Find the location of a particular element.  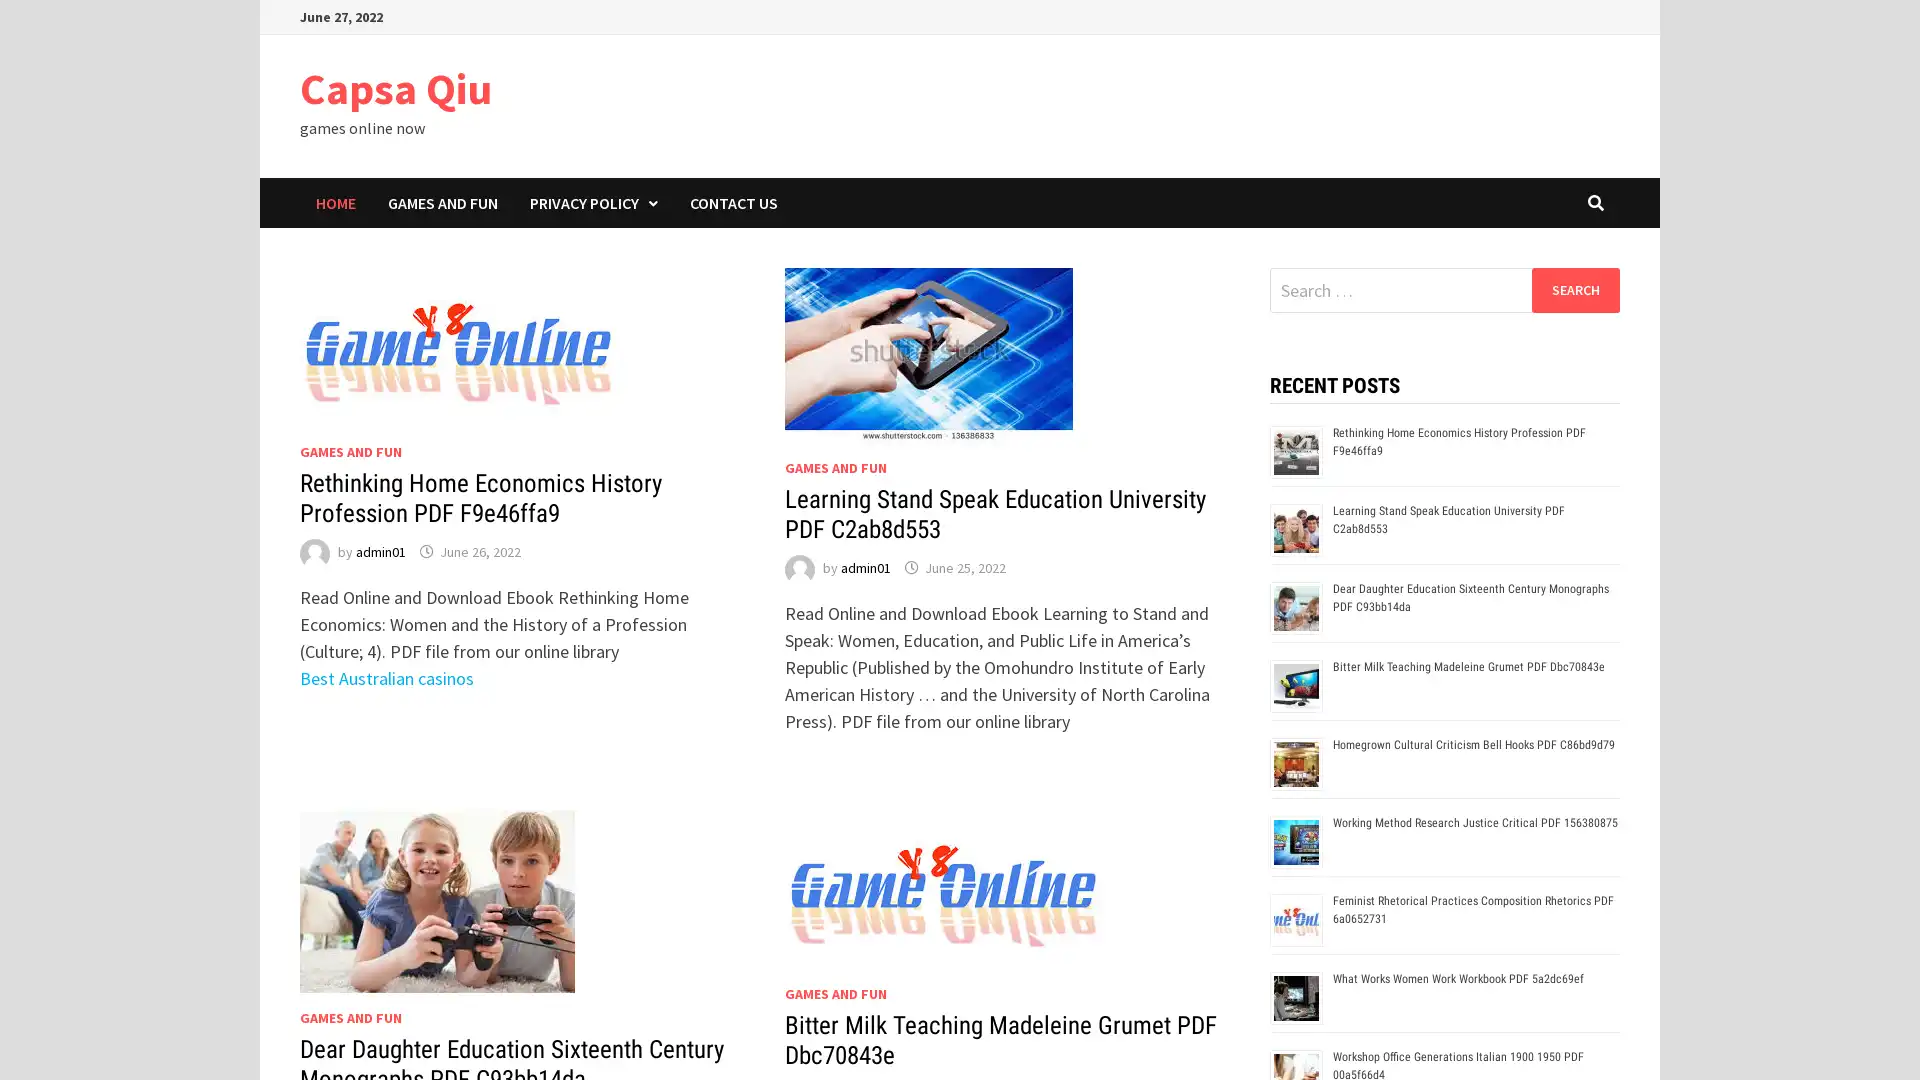

Search is located at coordinates (1574, 289).